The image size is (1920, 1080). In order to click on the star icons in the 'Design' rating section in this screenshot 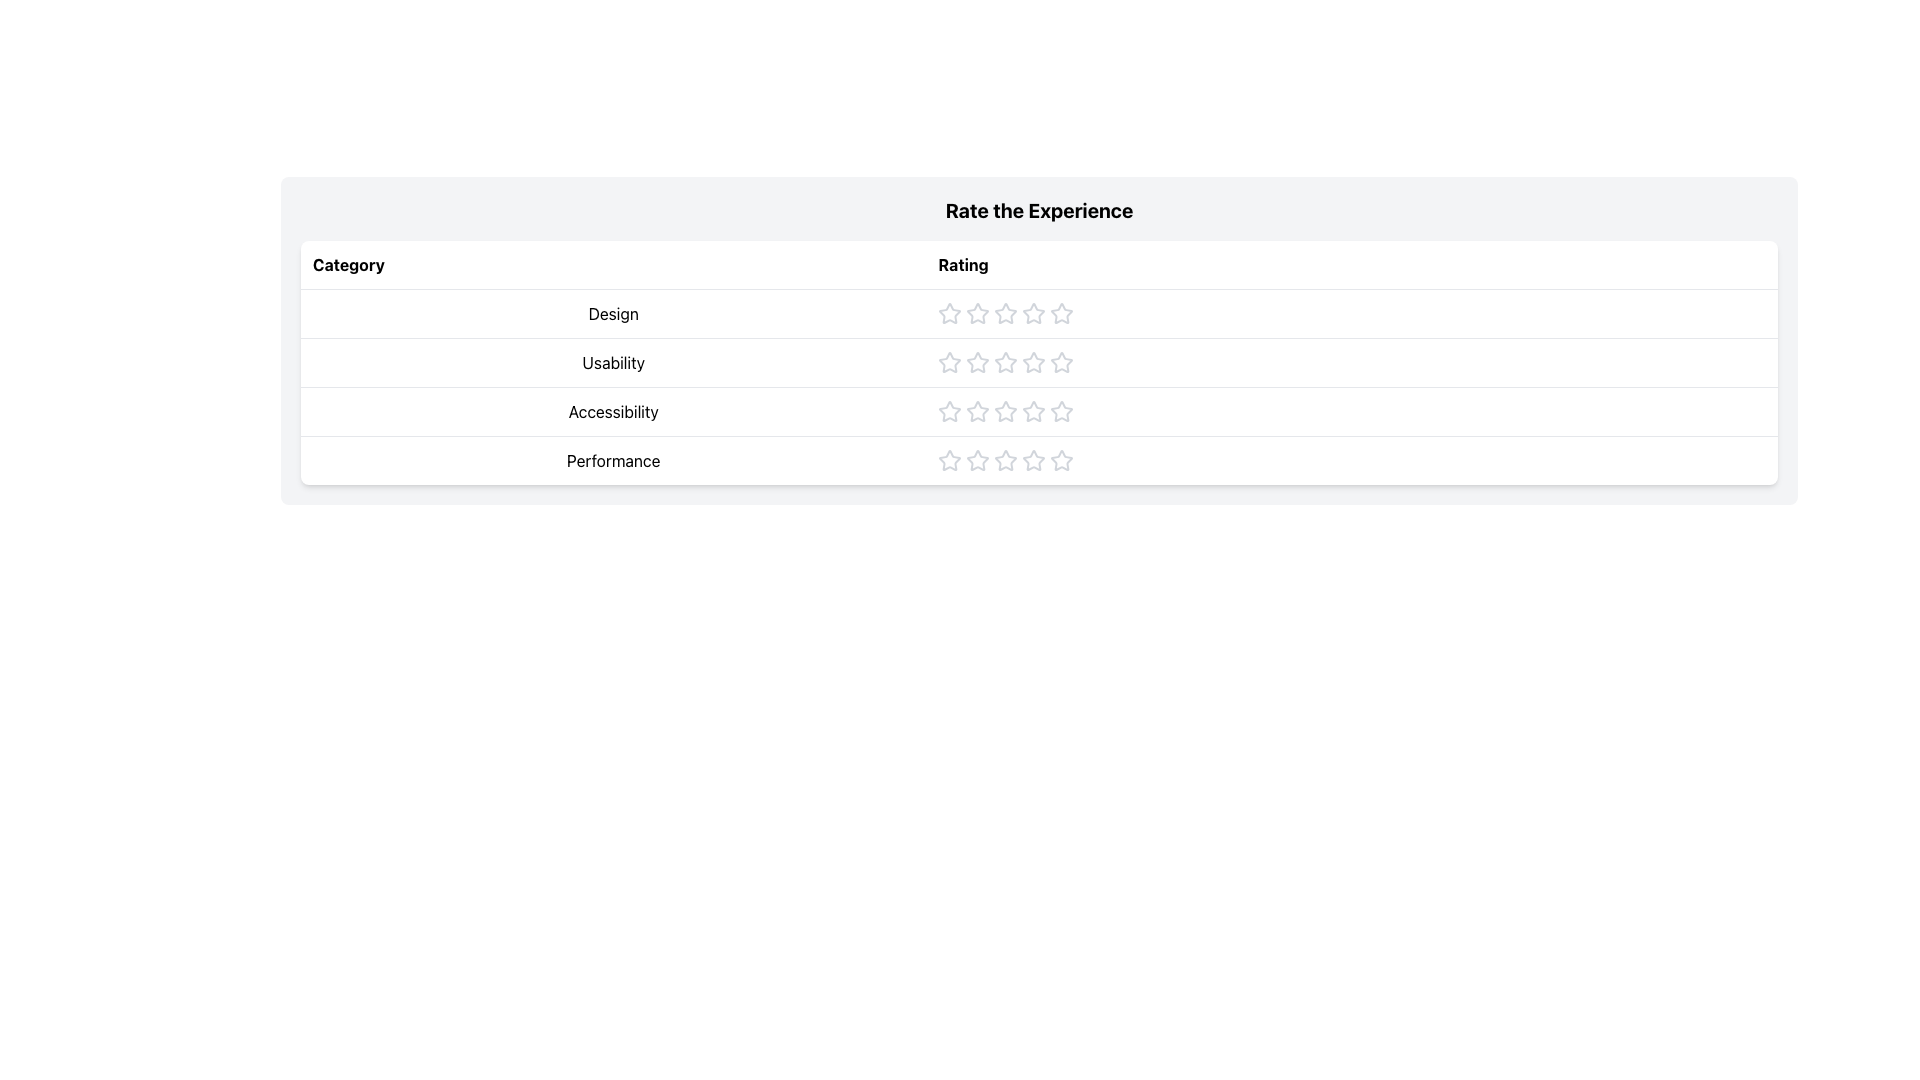, I will do `click(1352, 313)`.